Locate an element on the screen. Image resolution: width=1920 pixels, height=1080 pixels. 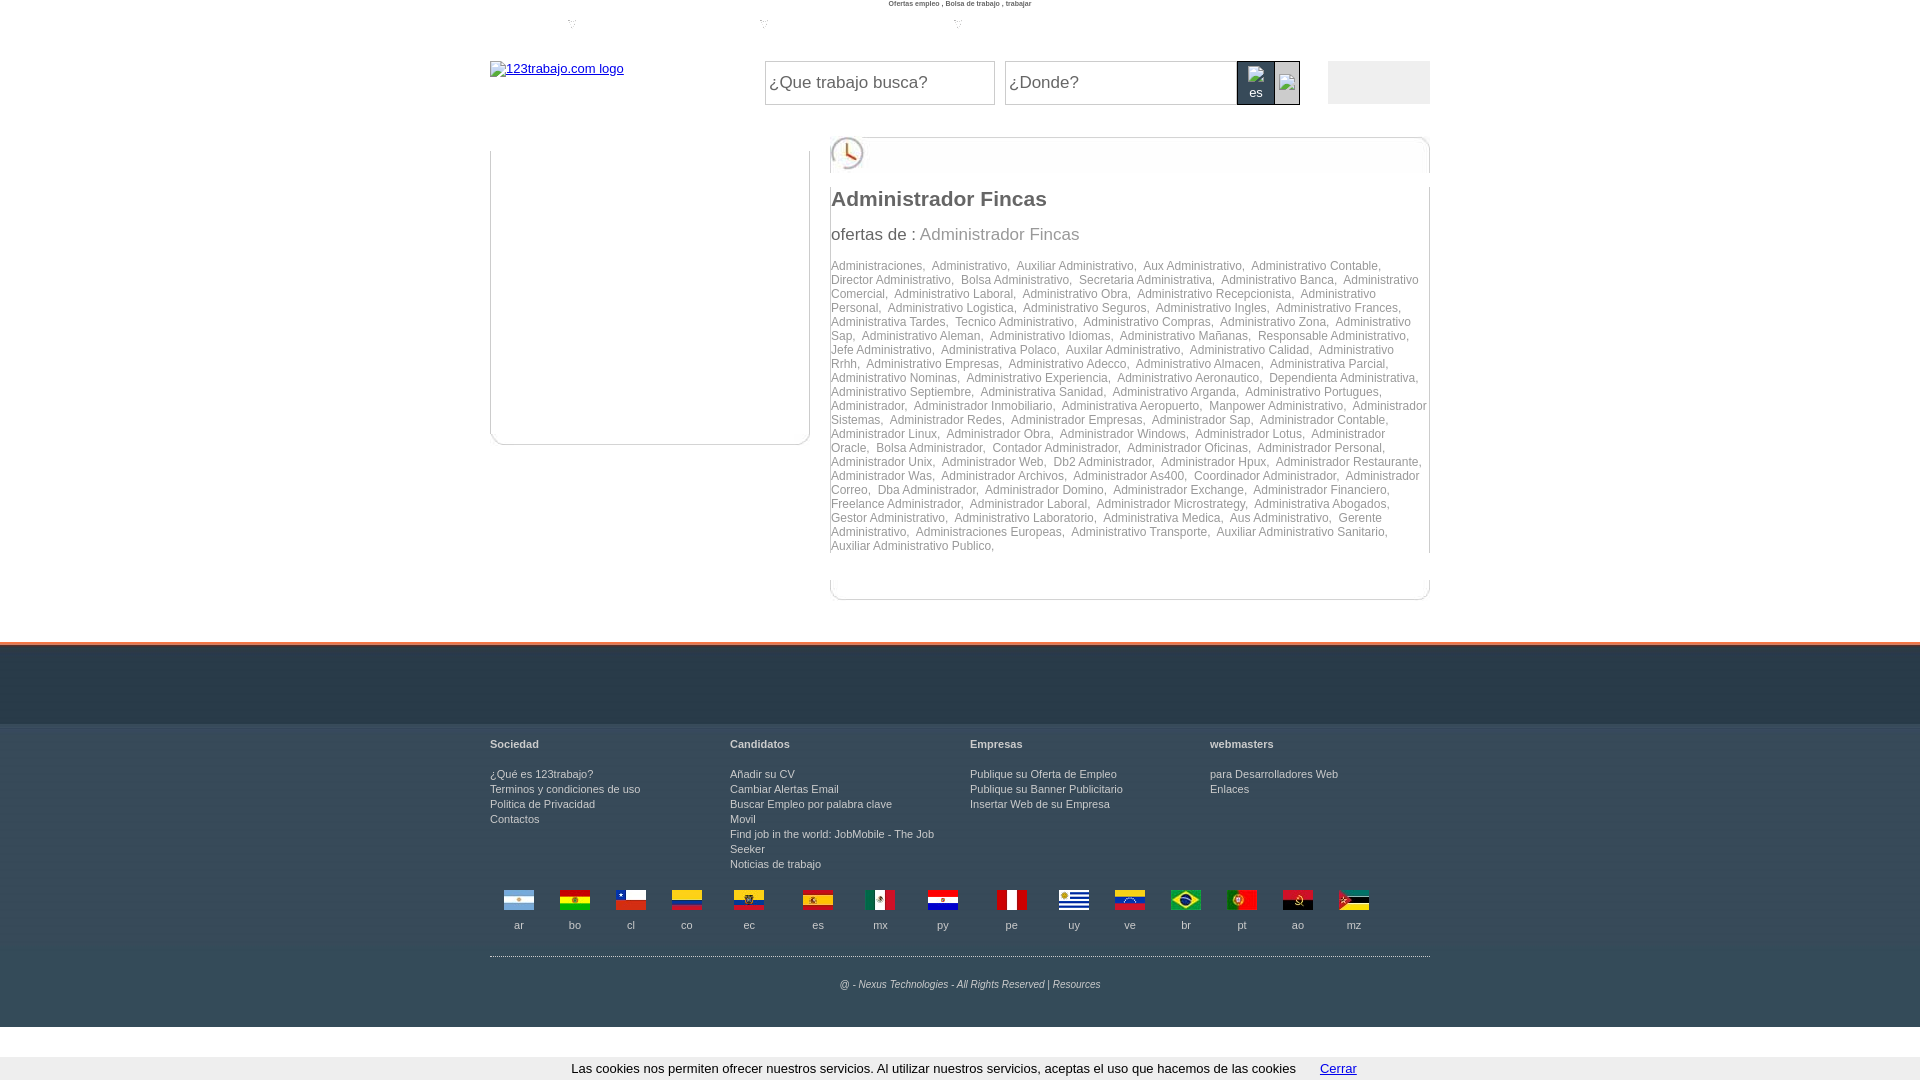
'Administrador Financiero, ' is located at coordinates (1323, 489).